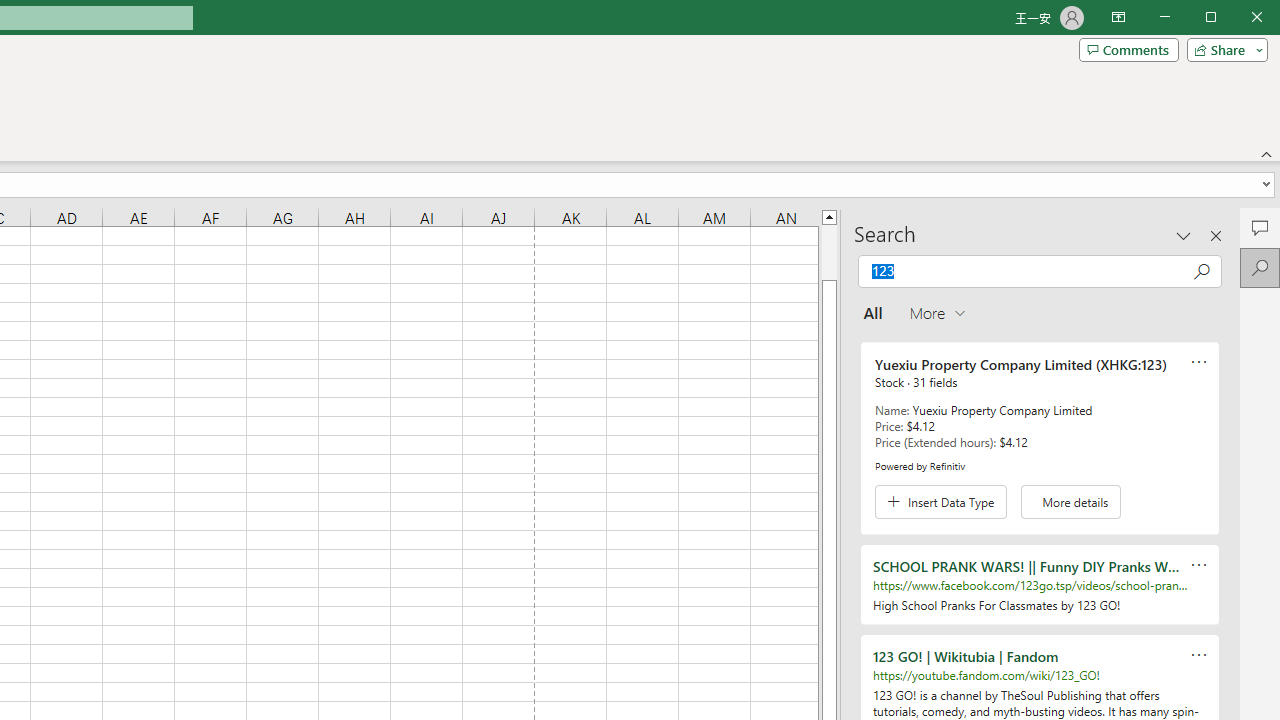 The height and width of the screenshot is (720, 1280). What do you see at coordinates (829, 251) in the screenshot?
I see `'Page up'` at bounding box center [829, 251].